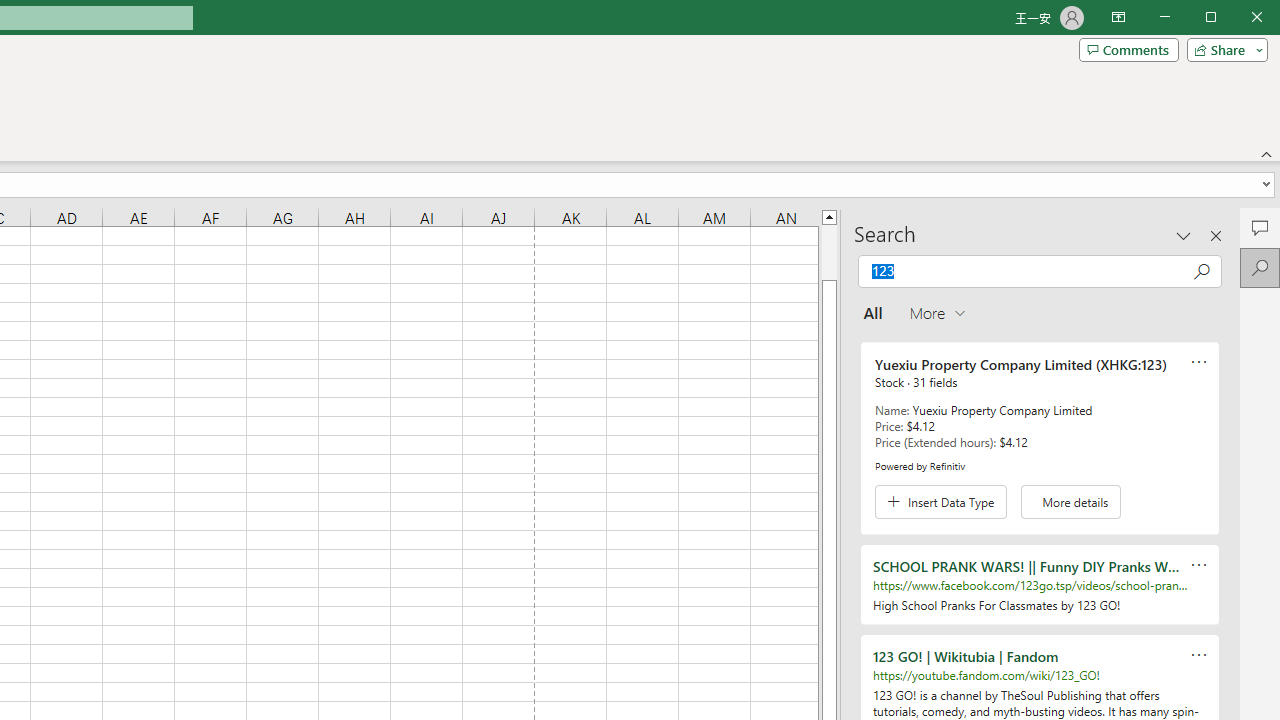 The height and width of the screenshot is (720, 1280). What do you see at coordinates (829, 251) in the screenshot?
I see `'Page up'` at bounding box center [829, 251].